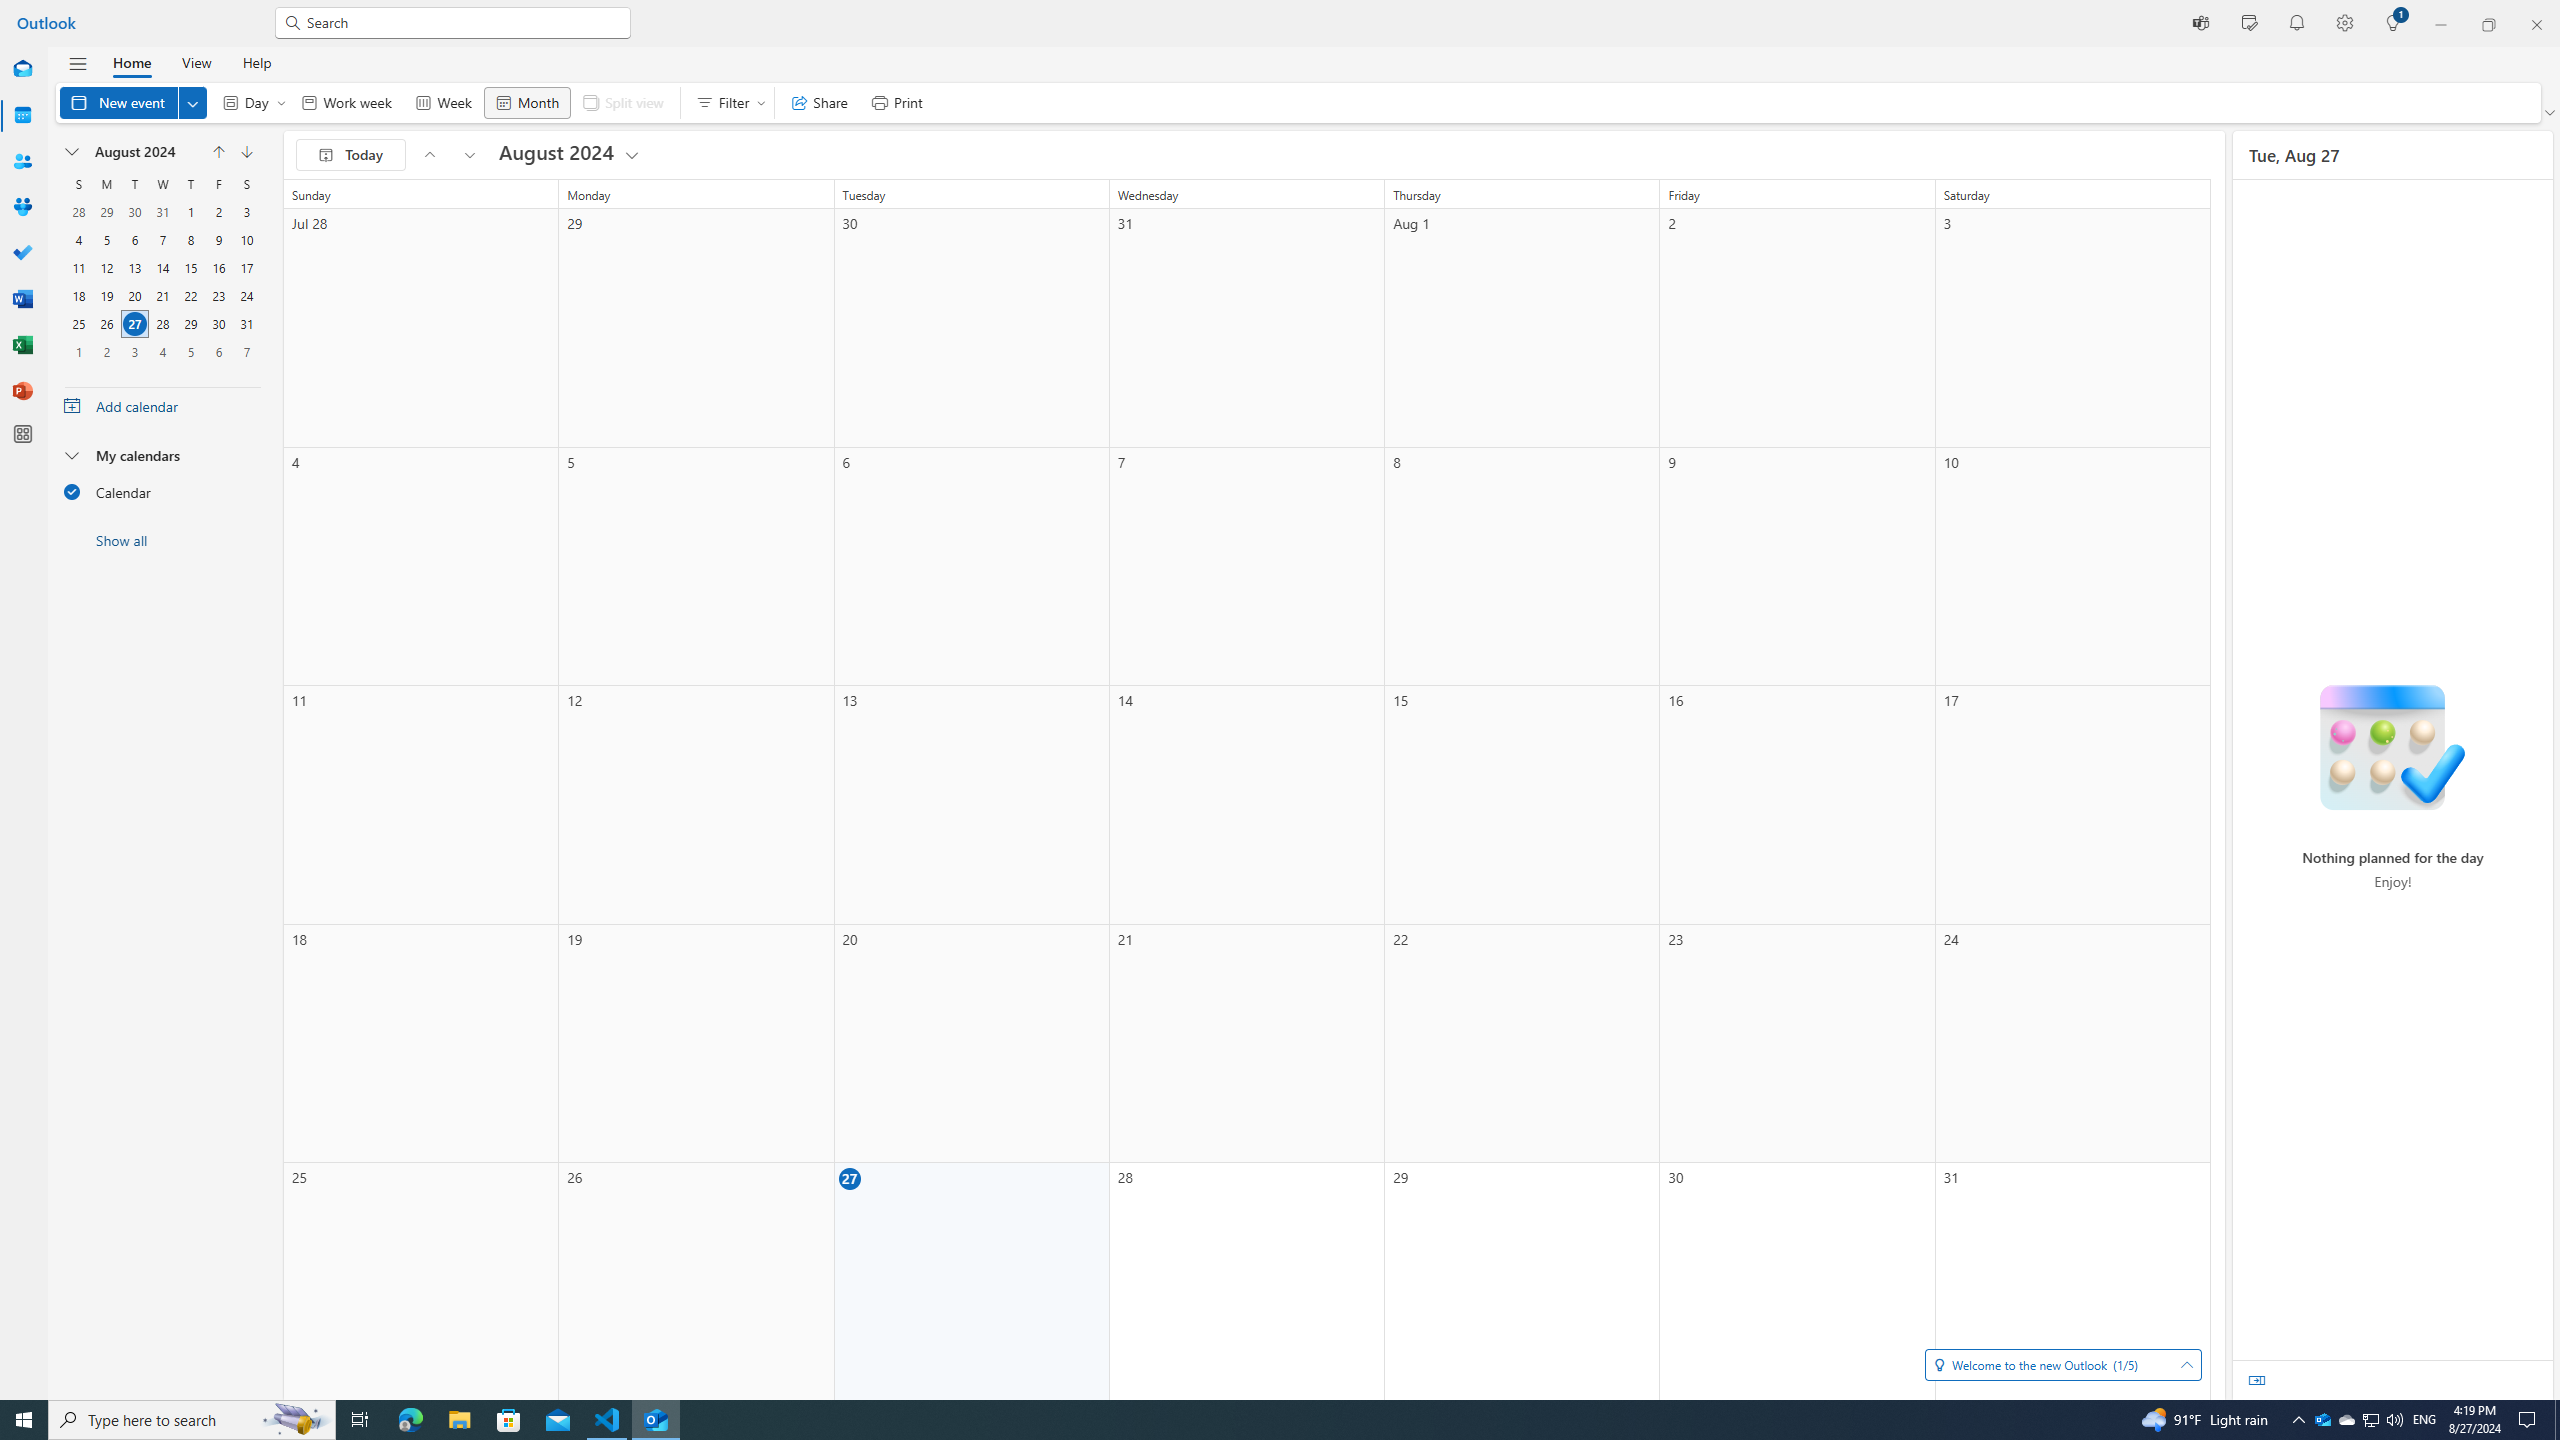 This screenshot has height=1440, width=2560. Describe the element at coordinates (2393, 1418) in the screenshot. I see `'Q2790: 100%'` at that location.